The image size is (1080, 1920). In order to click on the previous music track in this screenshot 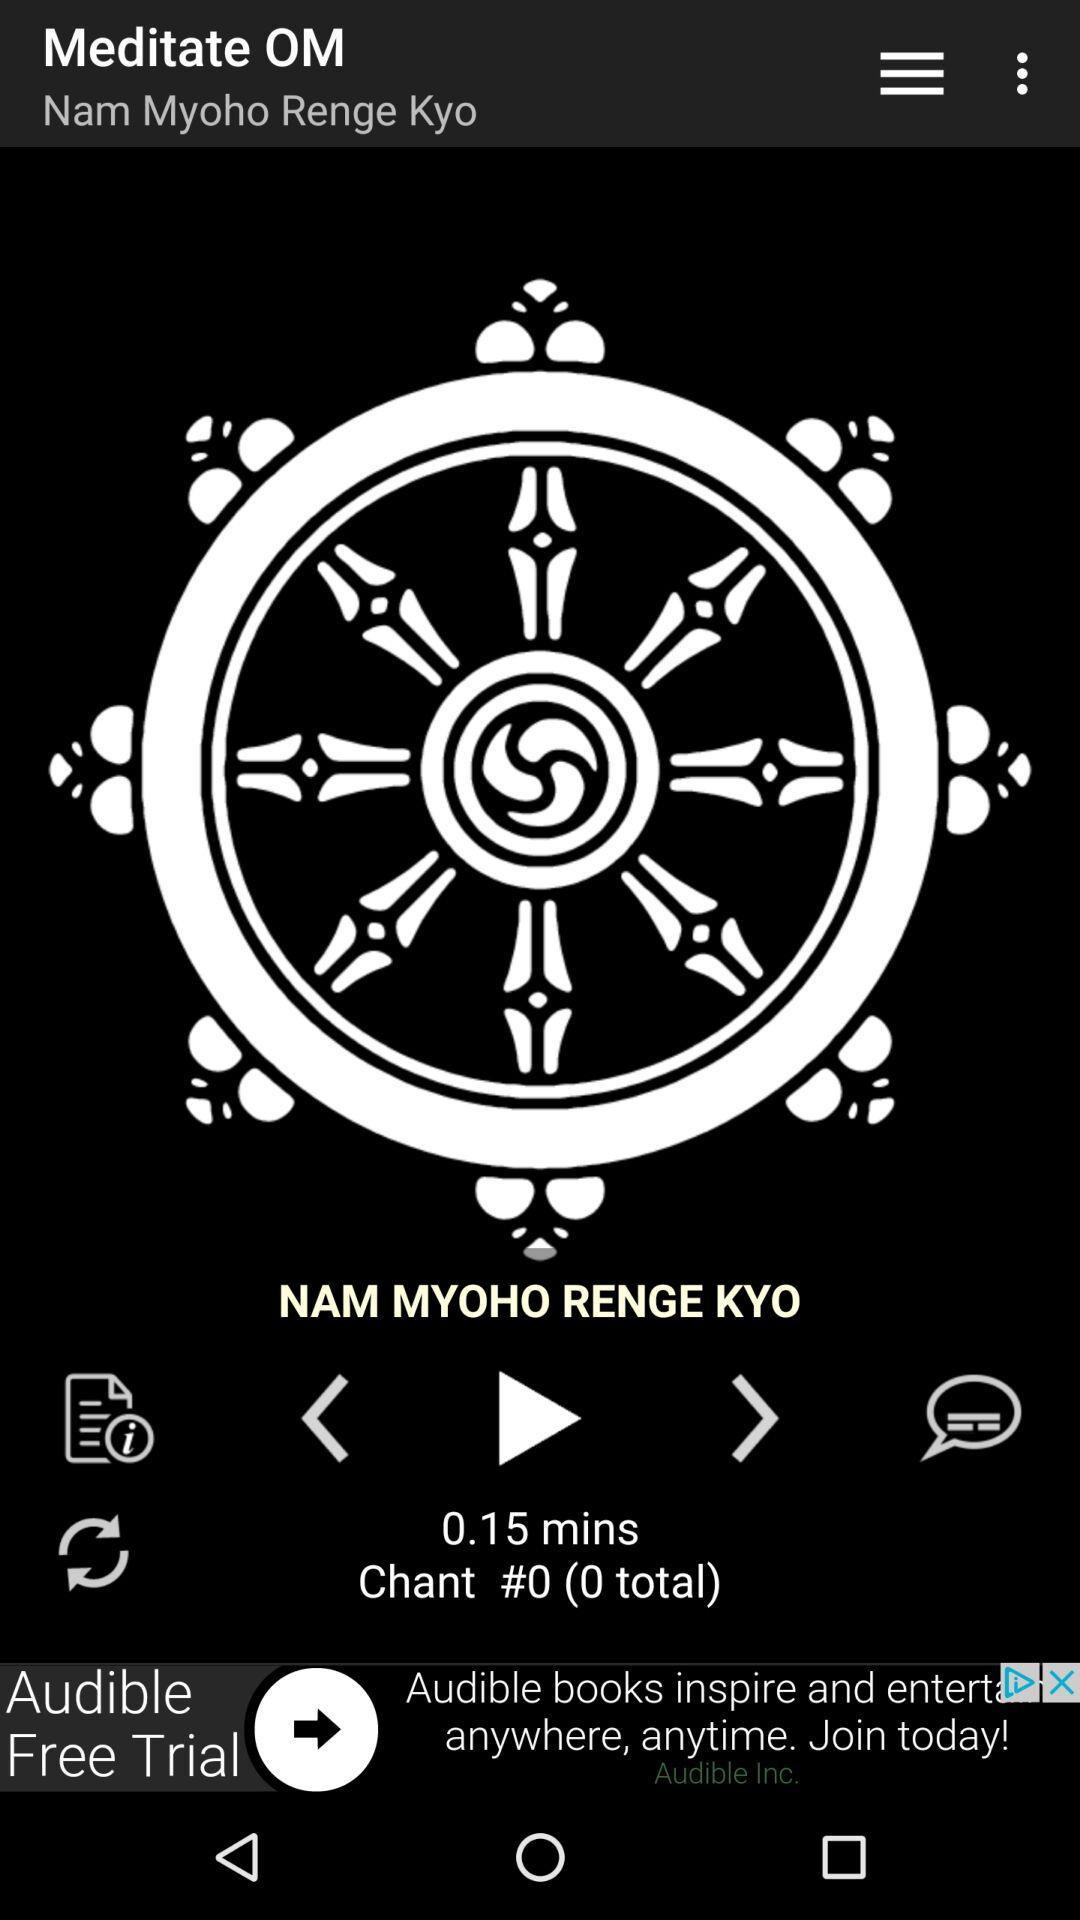, I will do `click(323, 1417)`.